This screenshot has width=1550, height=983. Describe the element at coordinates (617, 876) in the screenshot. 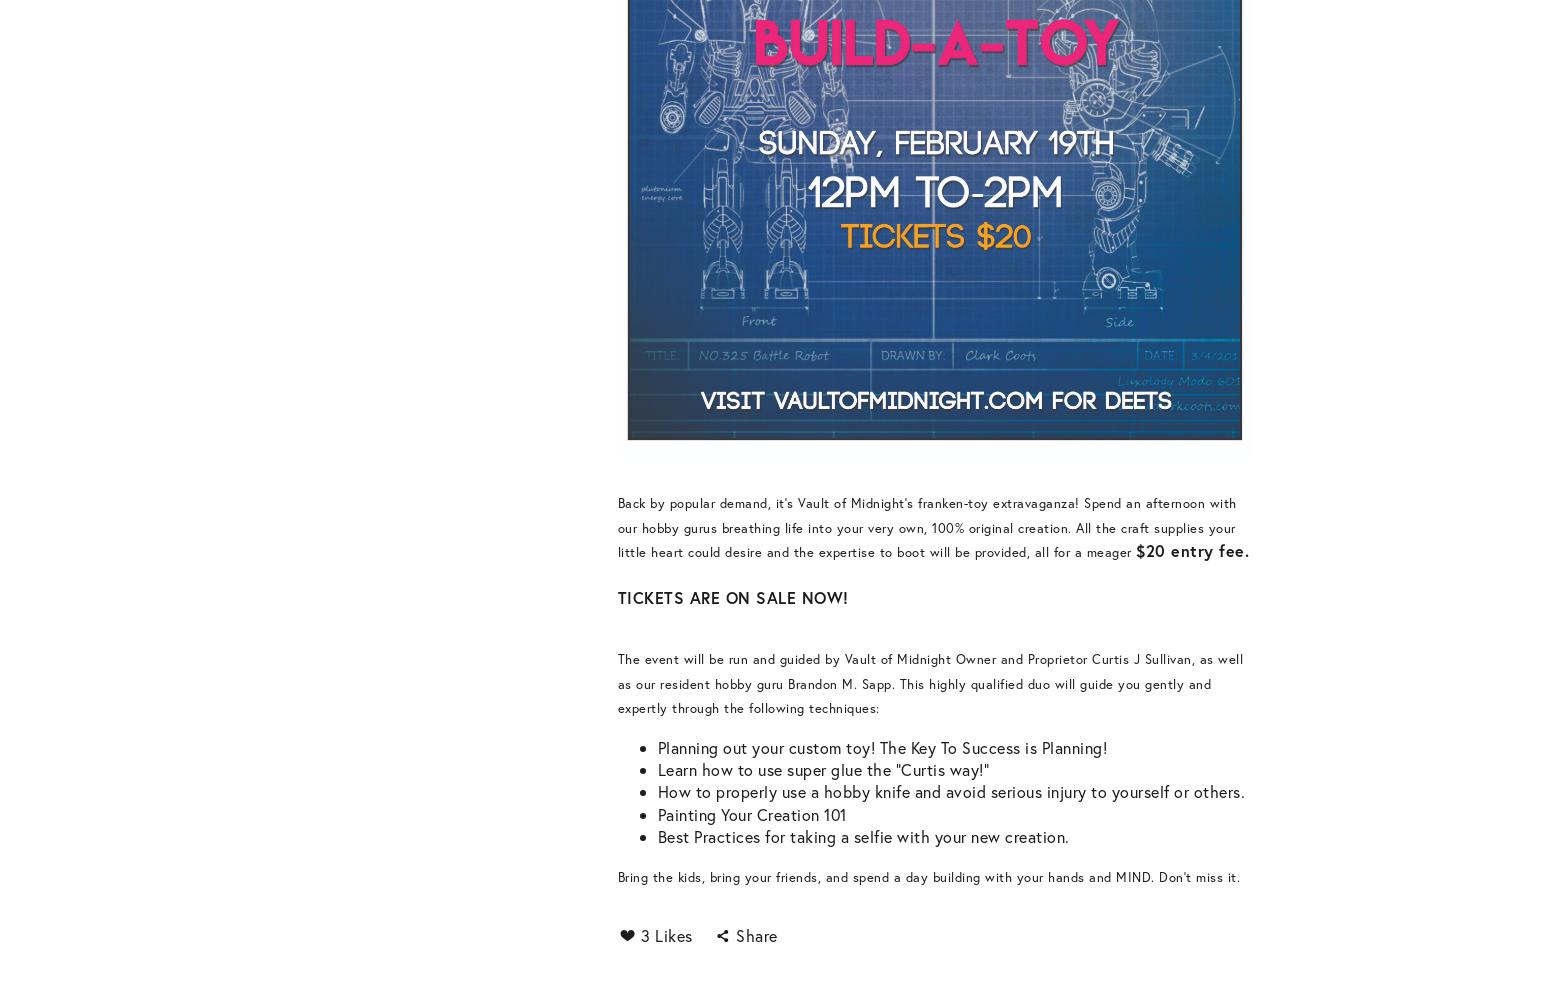

I see `'Bring the kids, bring your friends, and spend a day building with your hands and MIND. Don't miss it.'` at that location.